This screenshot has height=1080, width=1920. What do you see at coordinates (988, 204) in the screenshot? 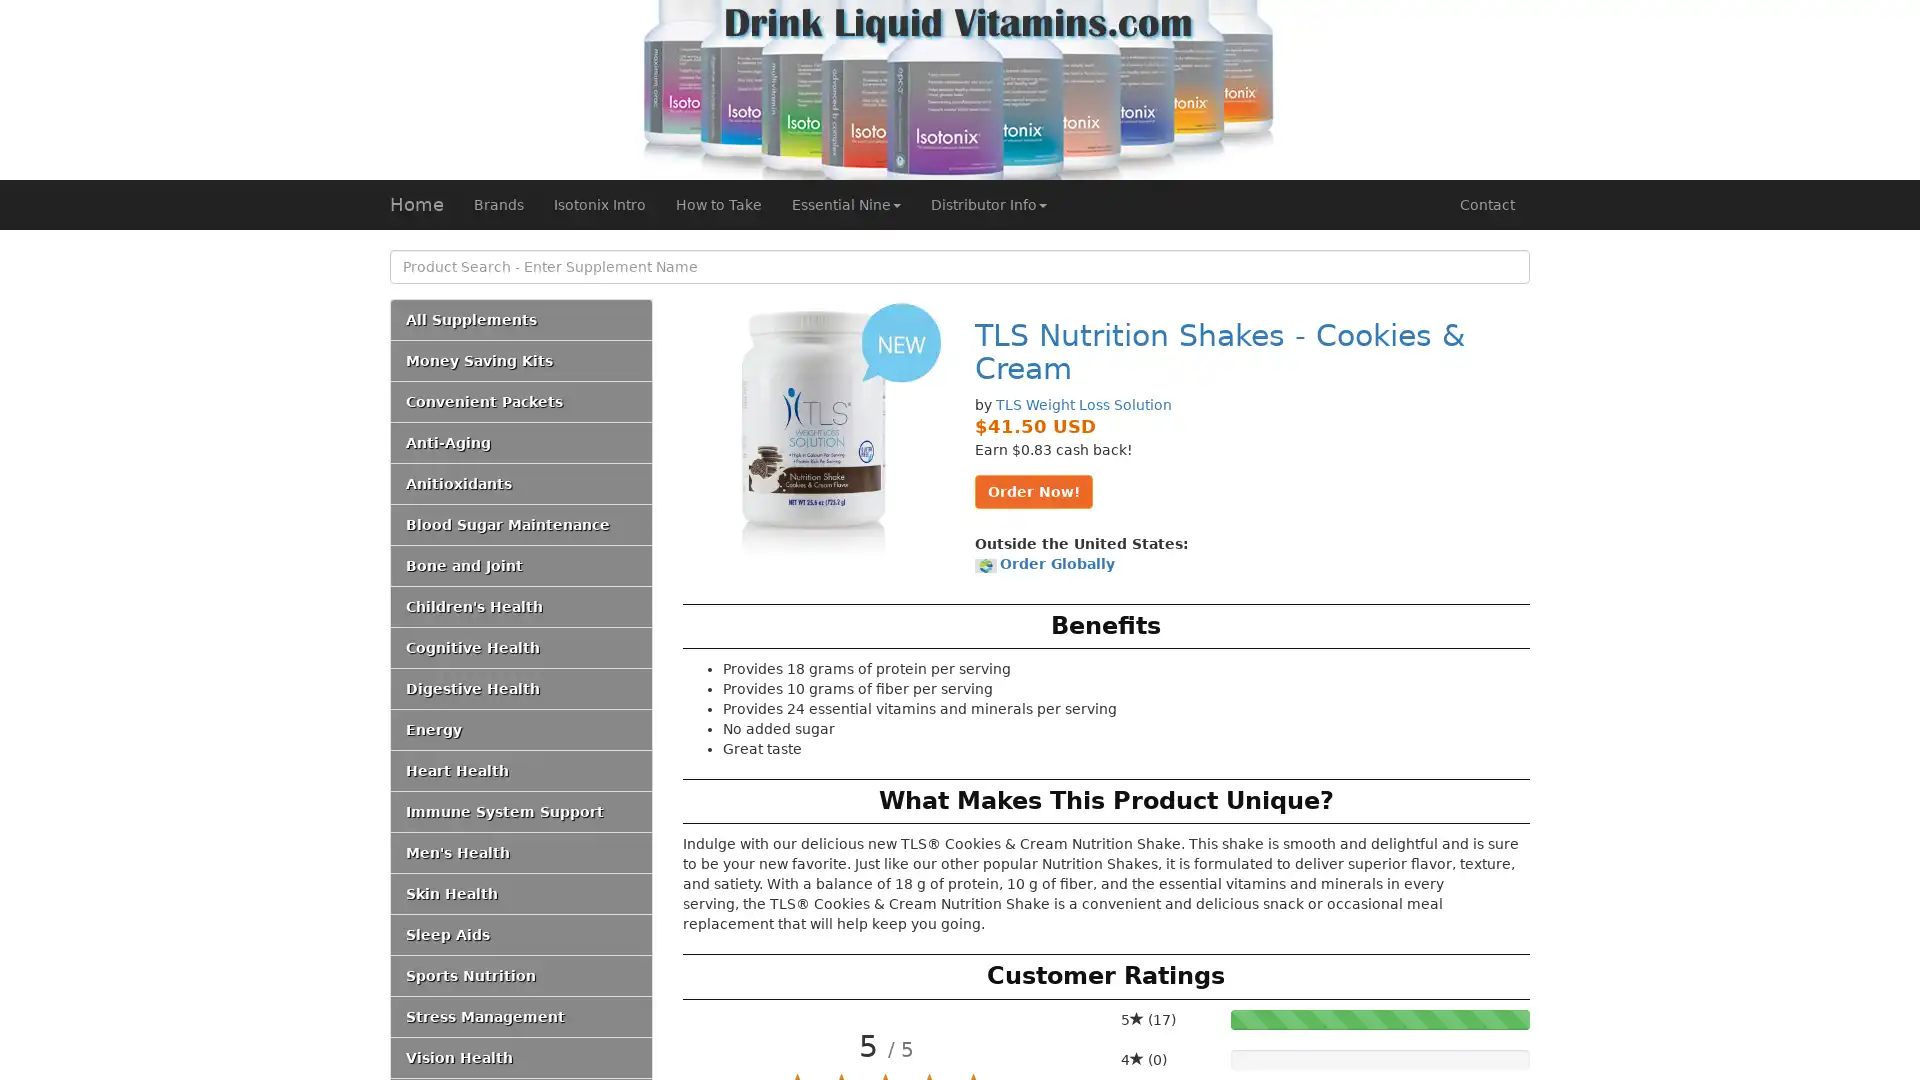
I see `Distributor Info` at bounding box center [988, 204].